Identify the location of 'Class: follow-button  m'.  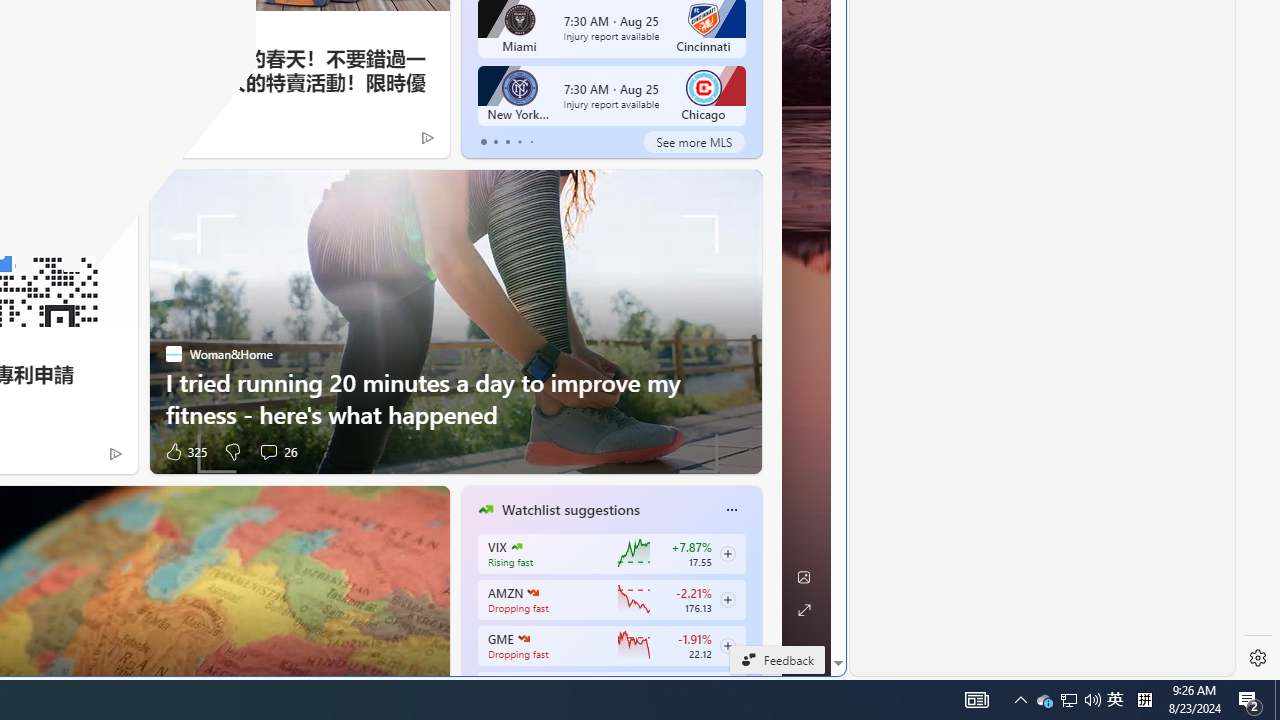
(726, 645).